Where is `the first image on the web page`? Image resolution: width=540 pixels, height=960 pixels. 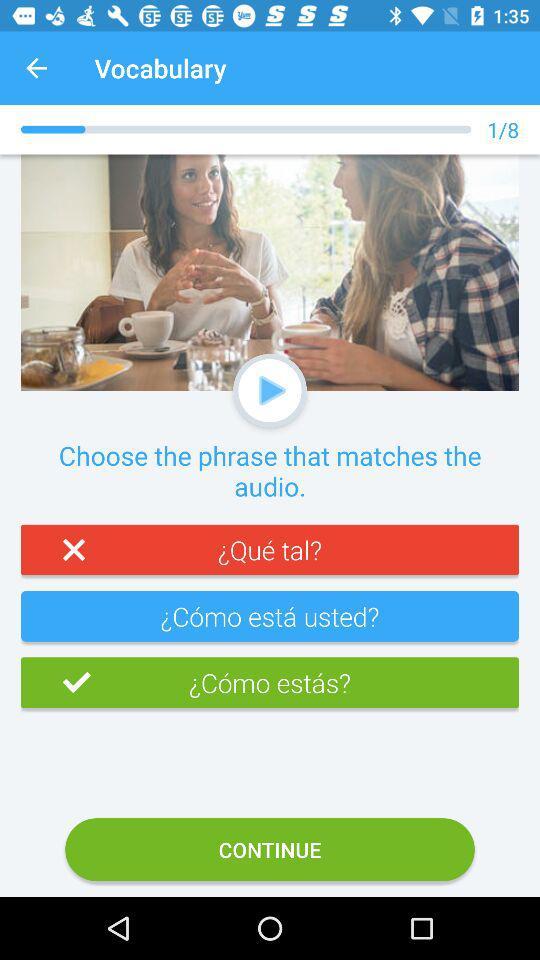 the first image on the web page is located at coordinates (270, 272).